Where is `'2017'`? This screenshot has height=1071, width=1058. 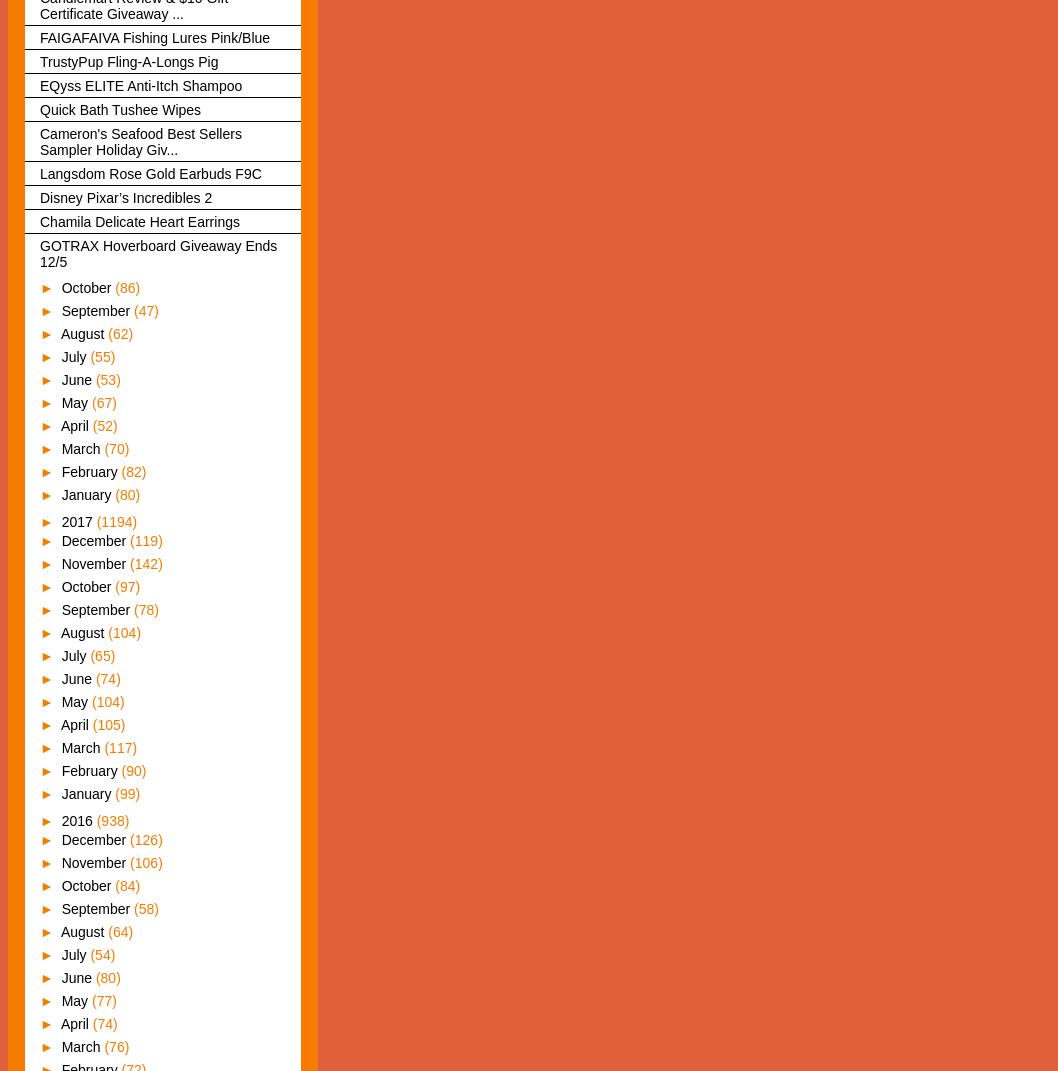 '2017' is located at coordinates (78, 520).